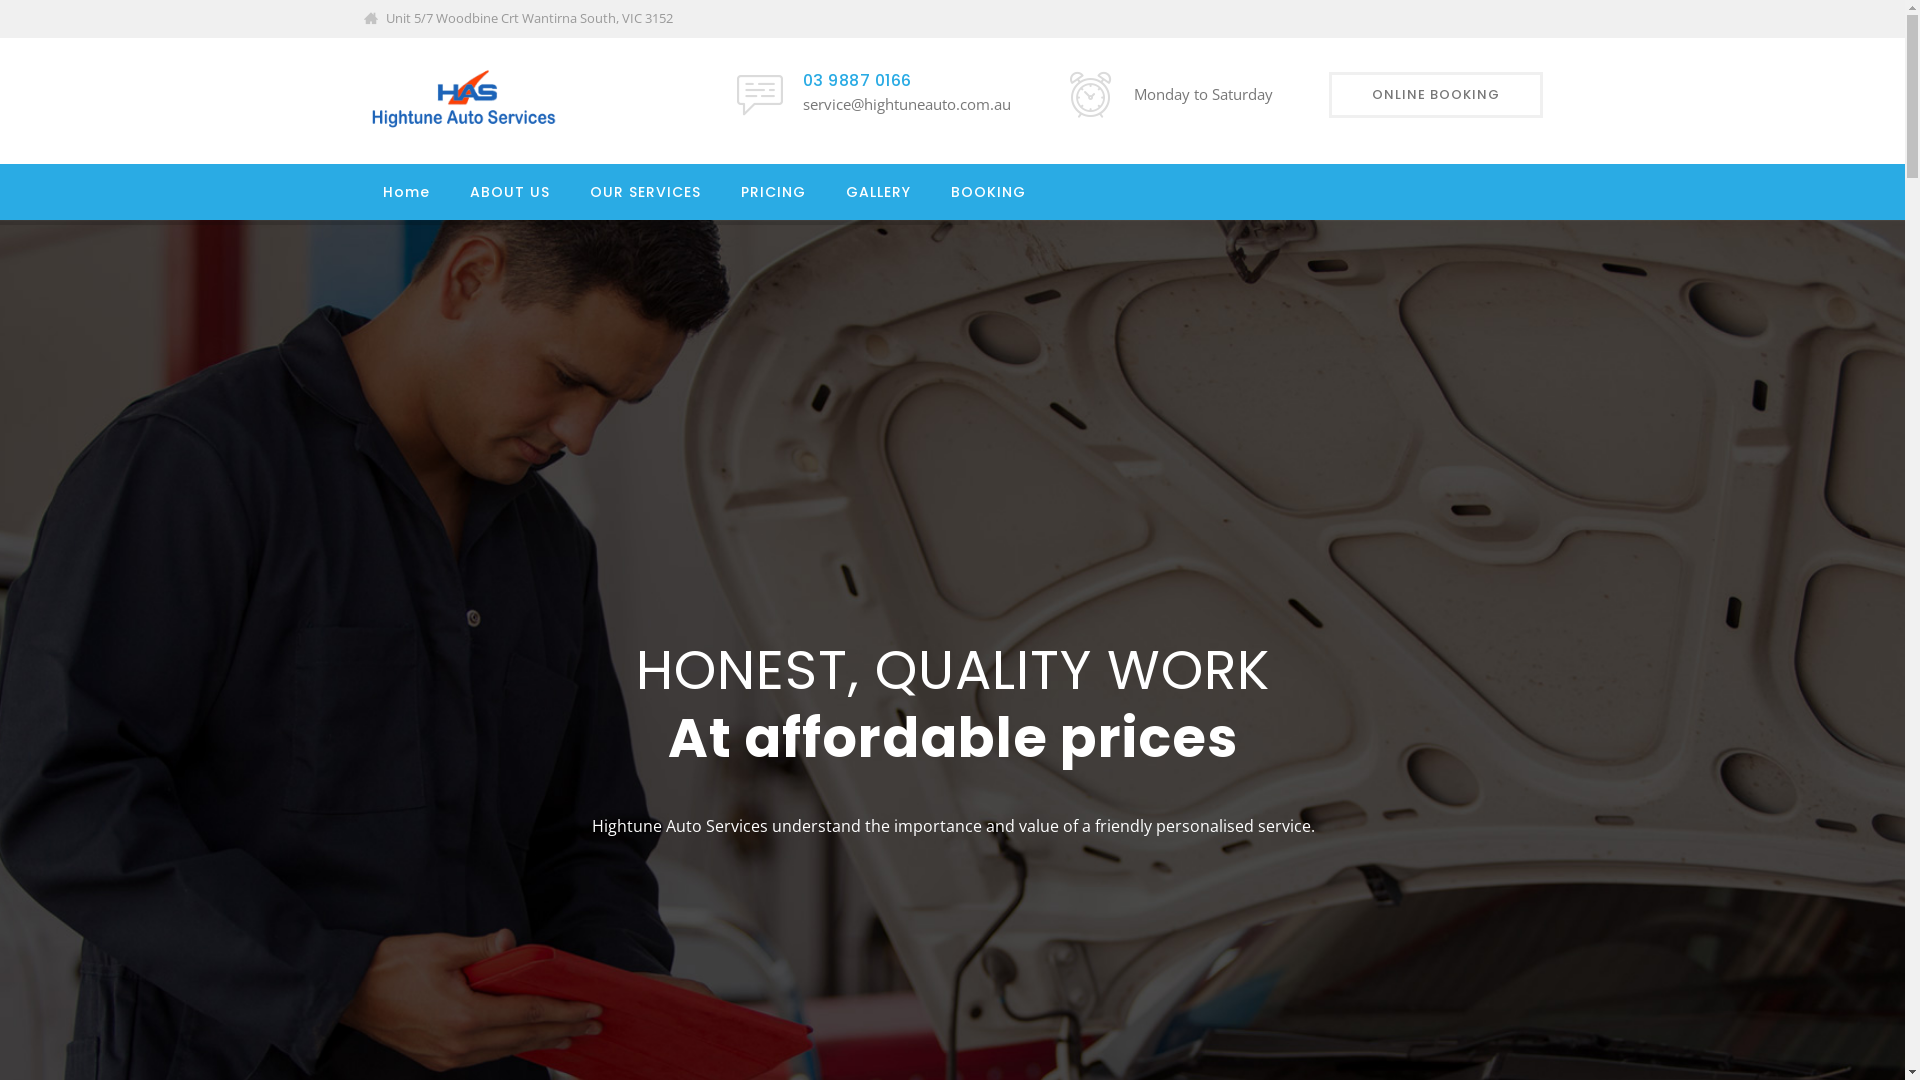  What do you see at coordinates (509, 192) in the screenshot?
I see `'ABOUT US'` at bounding box center [509, 192].